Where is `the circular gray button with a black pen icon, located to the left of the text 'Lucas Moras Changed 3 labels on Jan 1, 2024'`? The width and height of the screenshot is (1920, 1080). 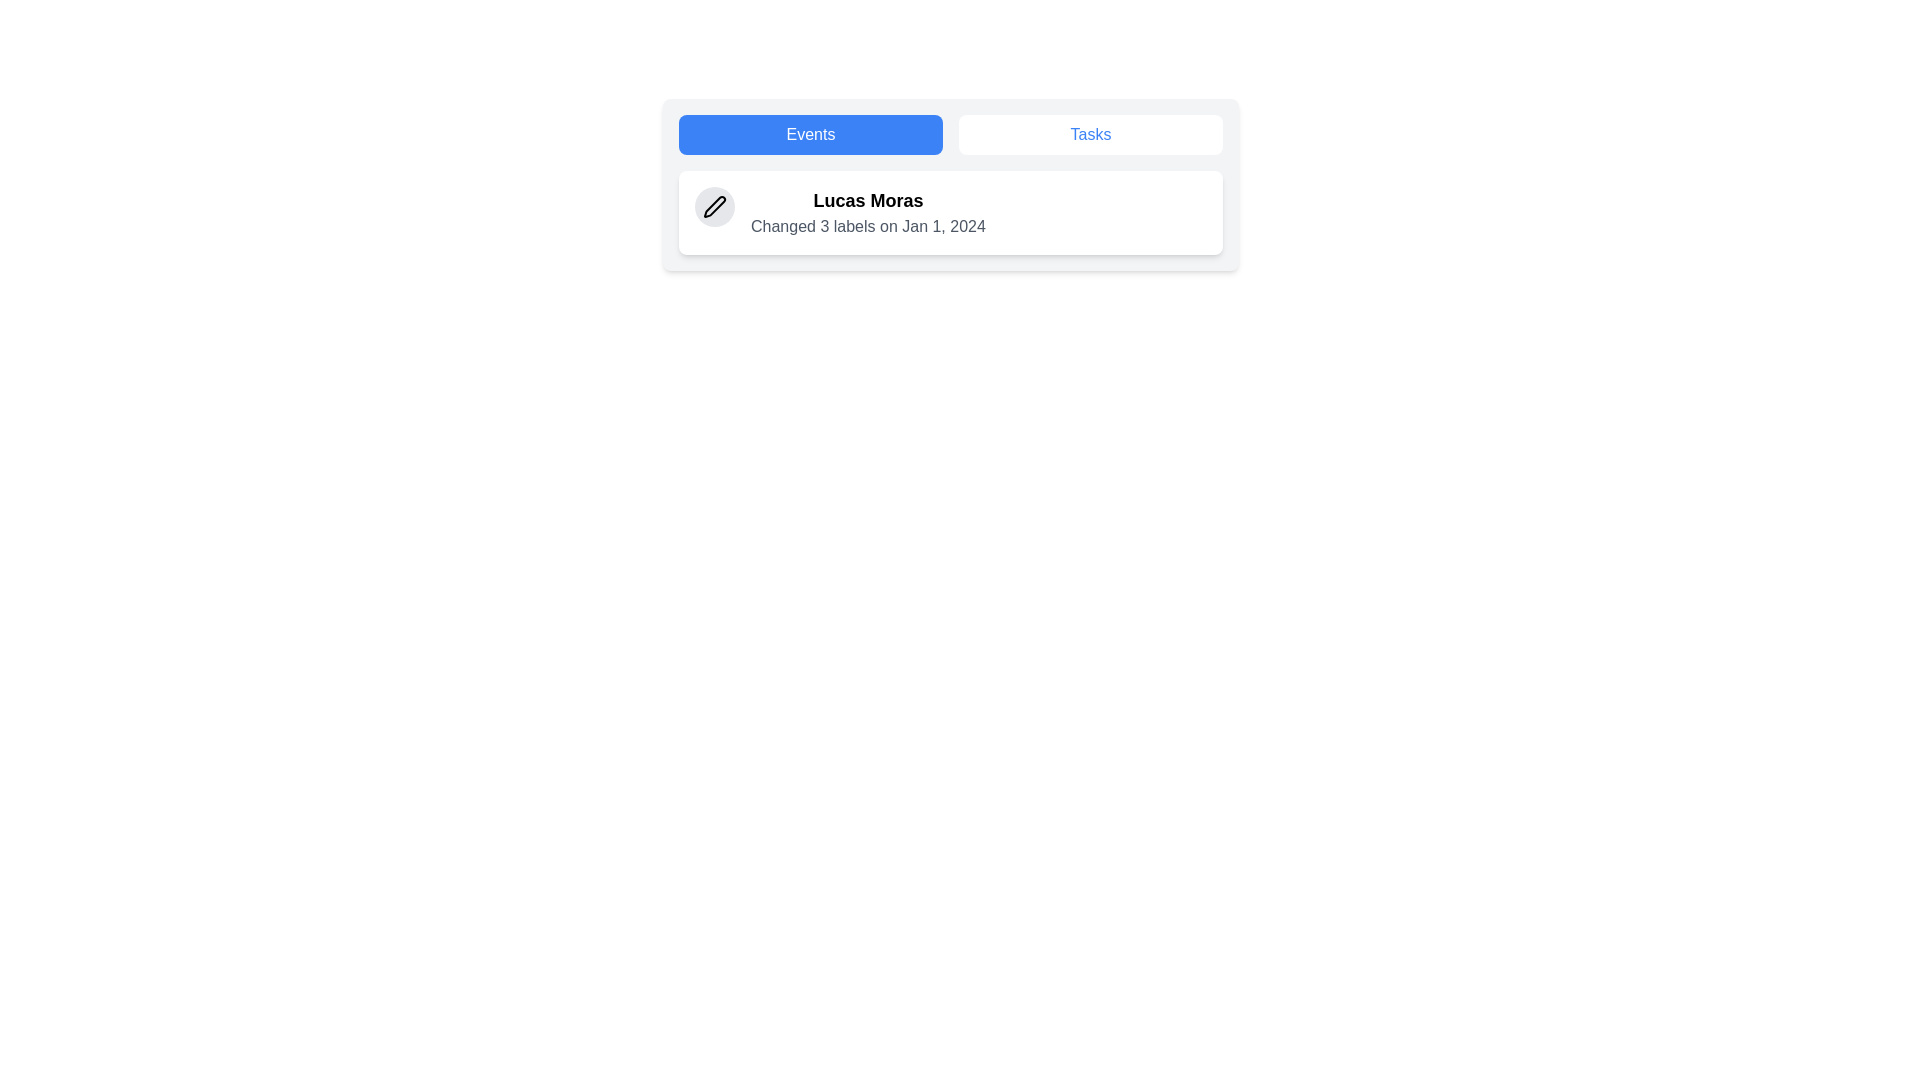 the circular gray button with a black pen icon, located to the left of the text 'Lucas Moras Changed 3 labels on Jan 1, 2024' is located at coordinates (715, 207).